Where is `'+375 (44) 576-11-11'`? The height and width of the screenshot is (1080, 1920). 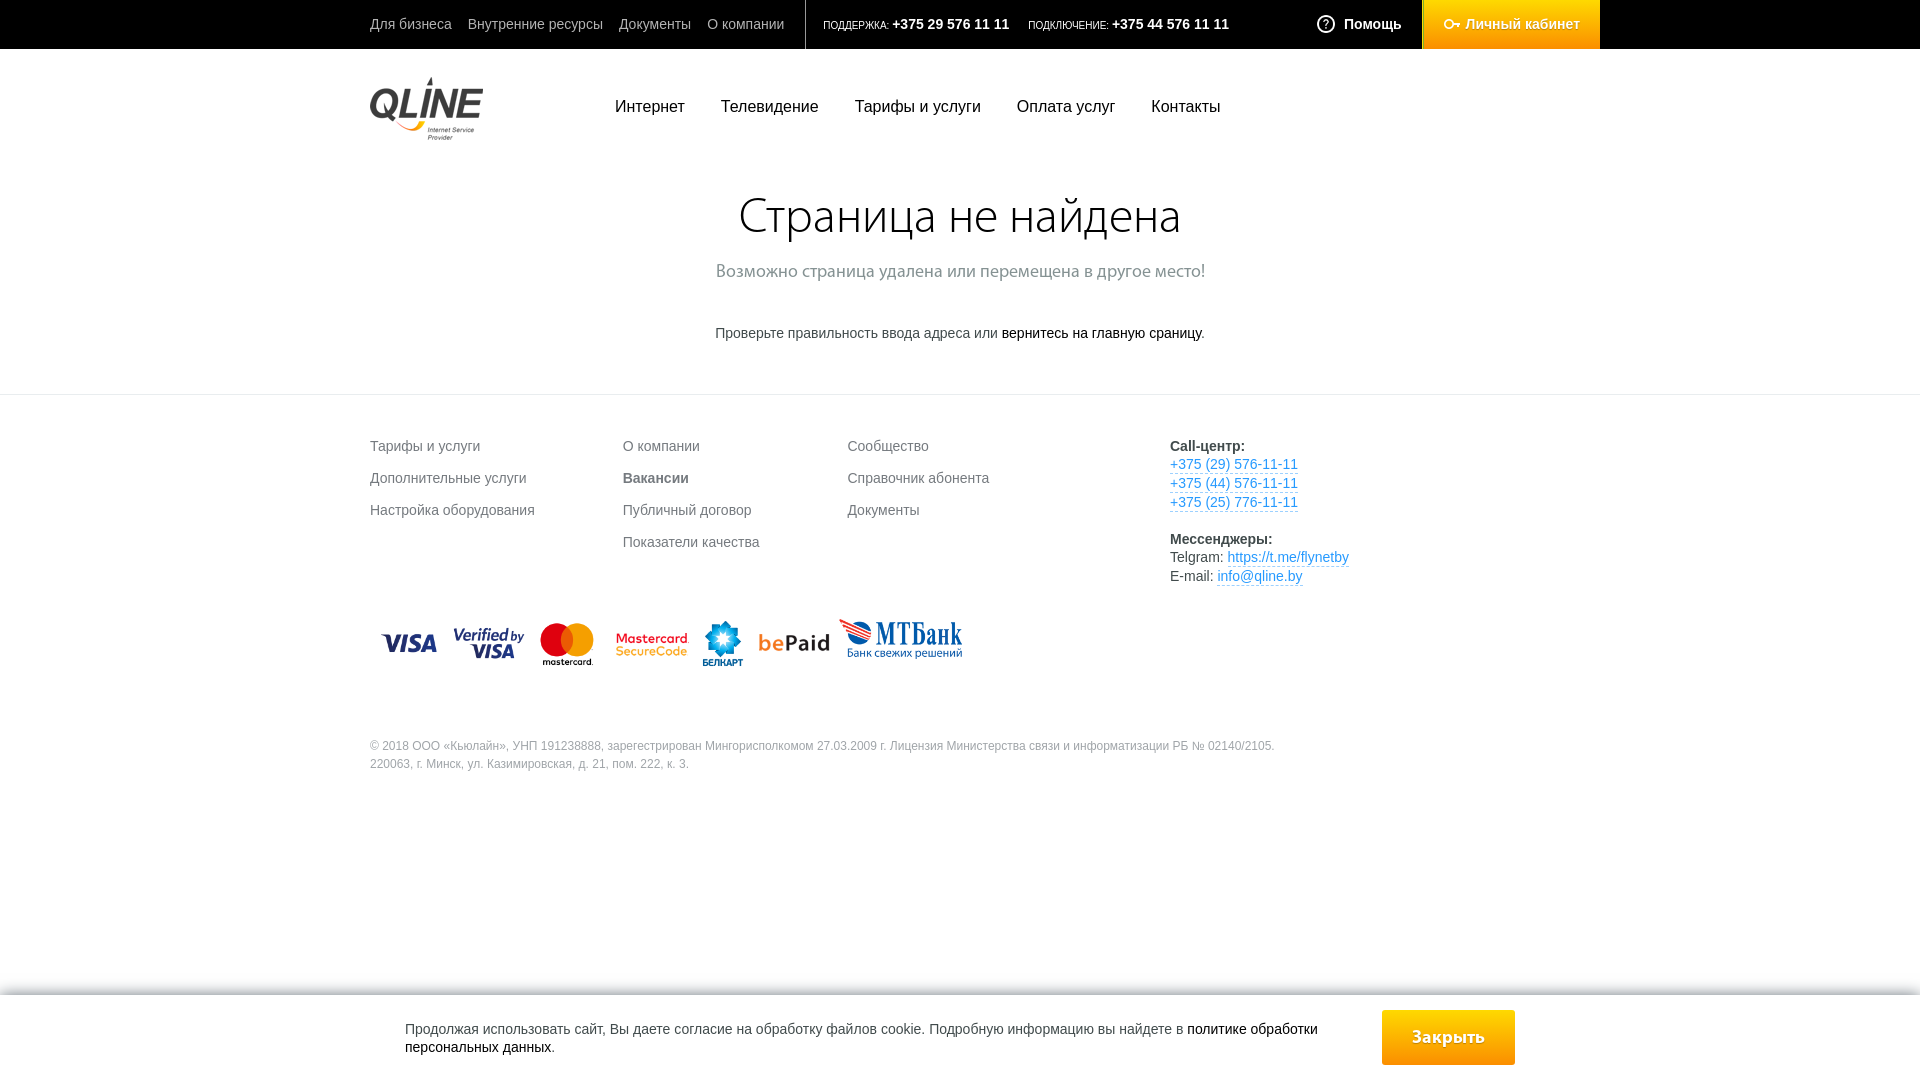 '+375 (44) 576-11-11' is located at coordinates (1232, 483).